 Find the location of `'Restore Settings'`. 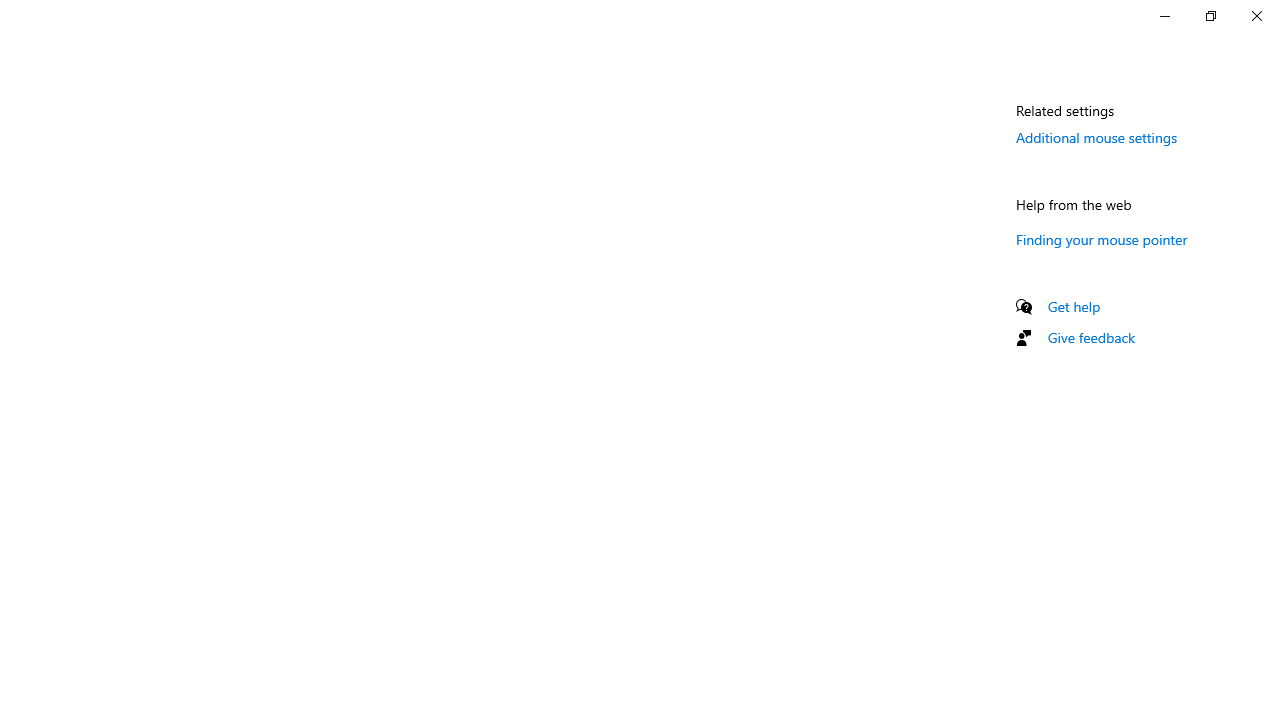

'Restore Settings' is located at coordinates (1209, 15).